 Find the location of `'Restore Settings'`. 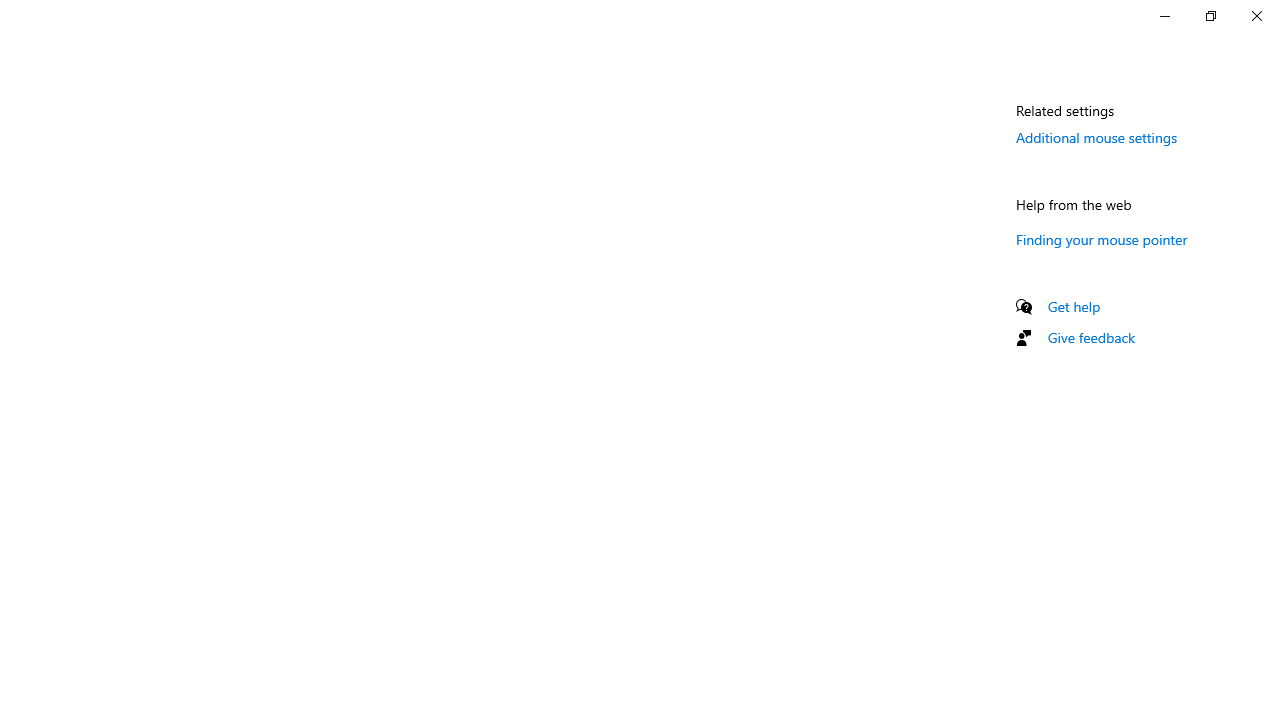

'Restore Settings' is located at coordinates (1209, 15).